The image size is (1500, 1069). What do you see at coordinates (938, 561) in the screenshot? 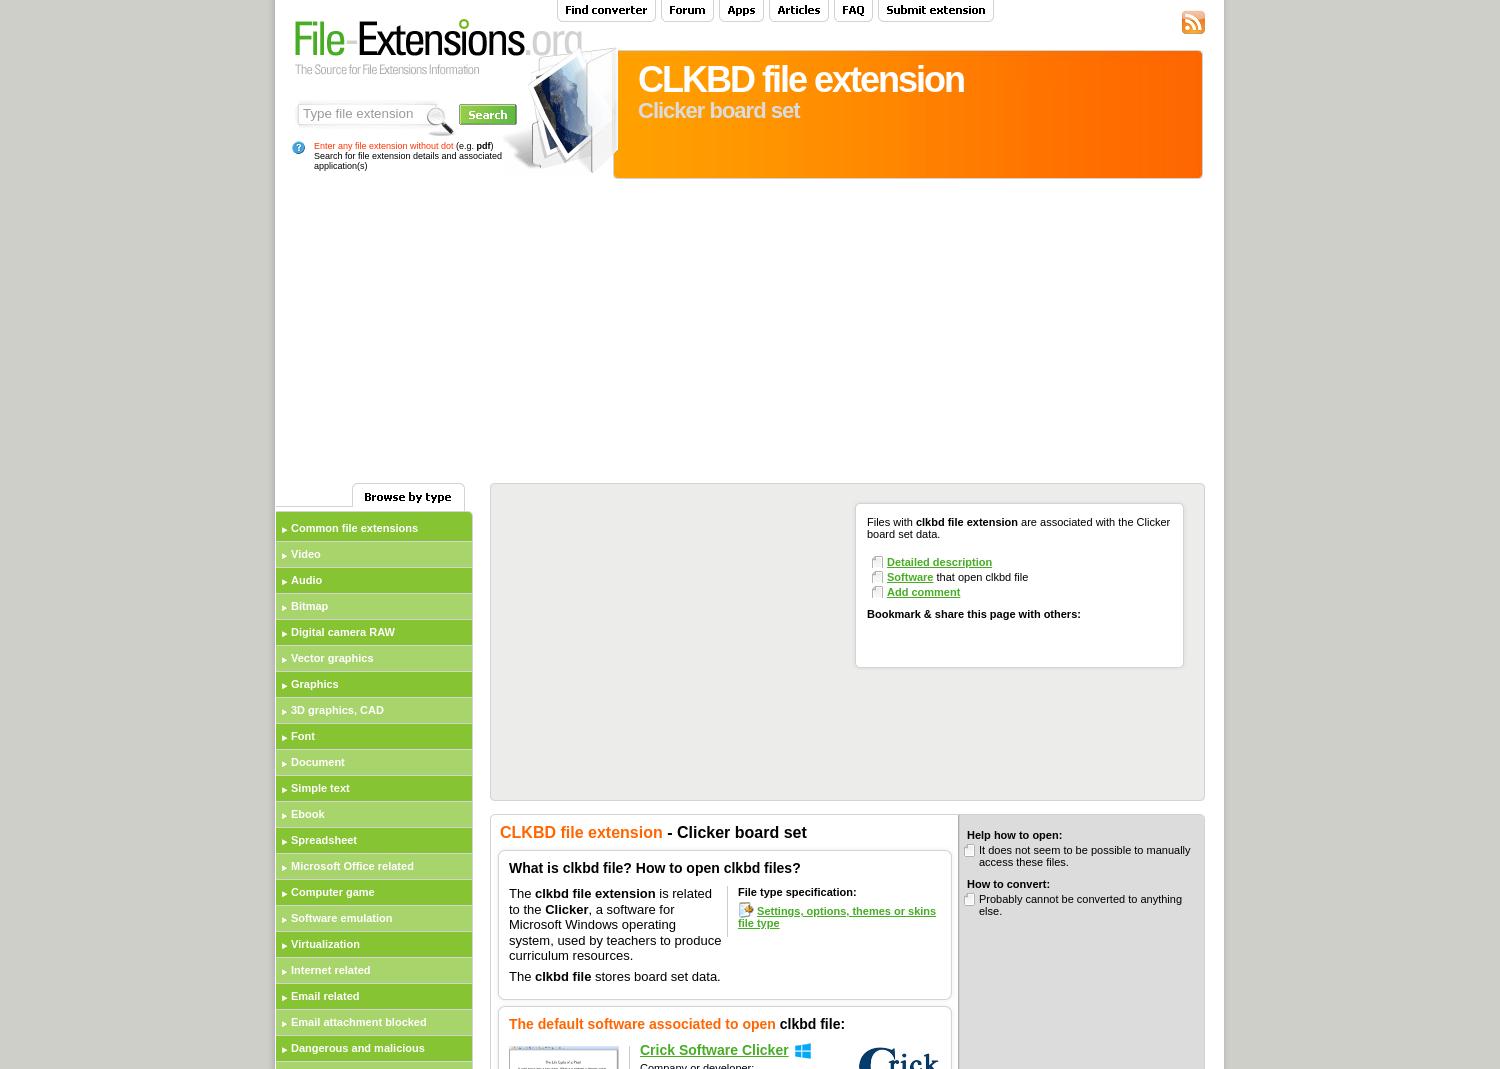
I see `'Detailed description'` at bounding box center [938, 561].